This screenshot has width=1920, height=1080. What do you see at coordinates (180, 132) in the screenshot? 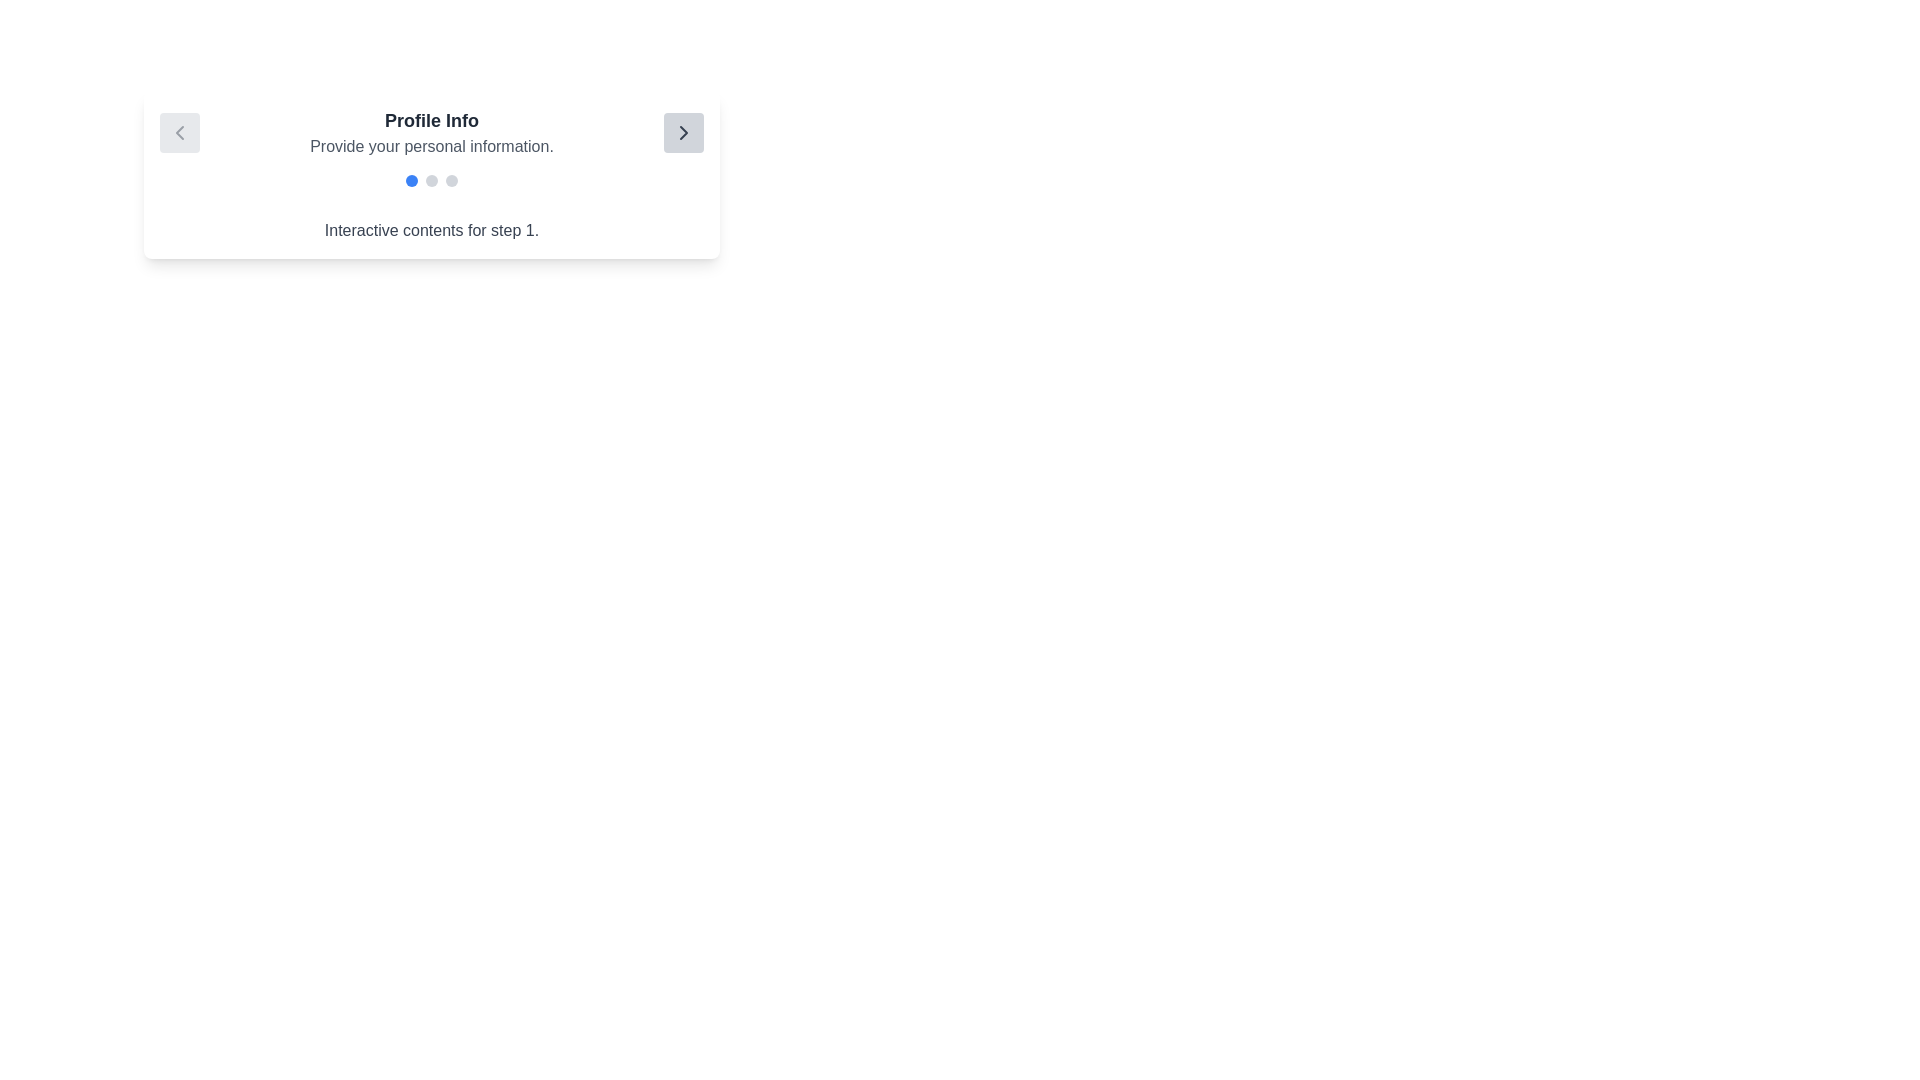
I see `the left-pointing chevron icon within the button located at the upper-left corner of the 'Profile Info' card` at bounding box center [180, 132].